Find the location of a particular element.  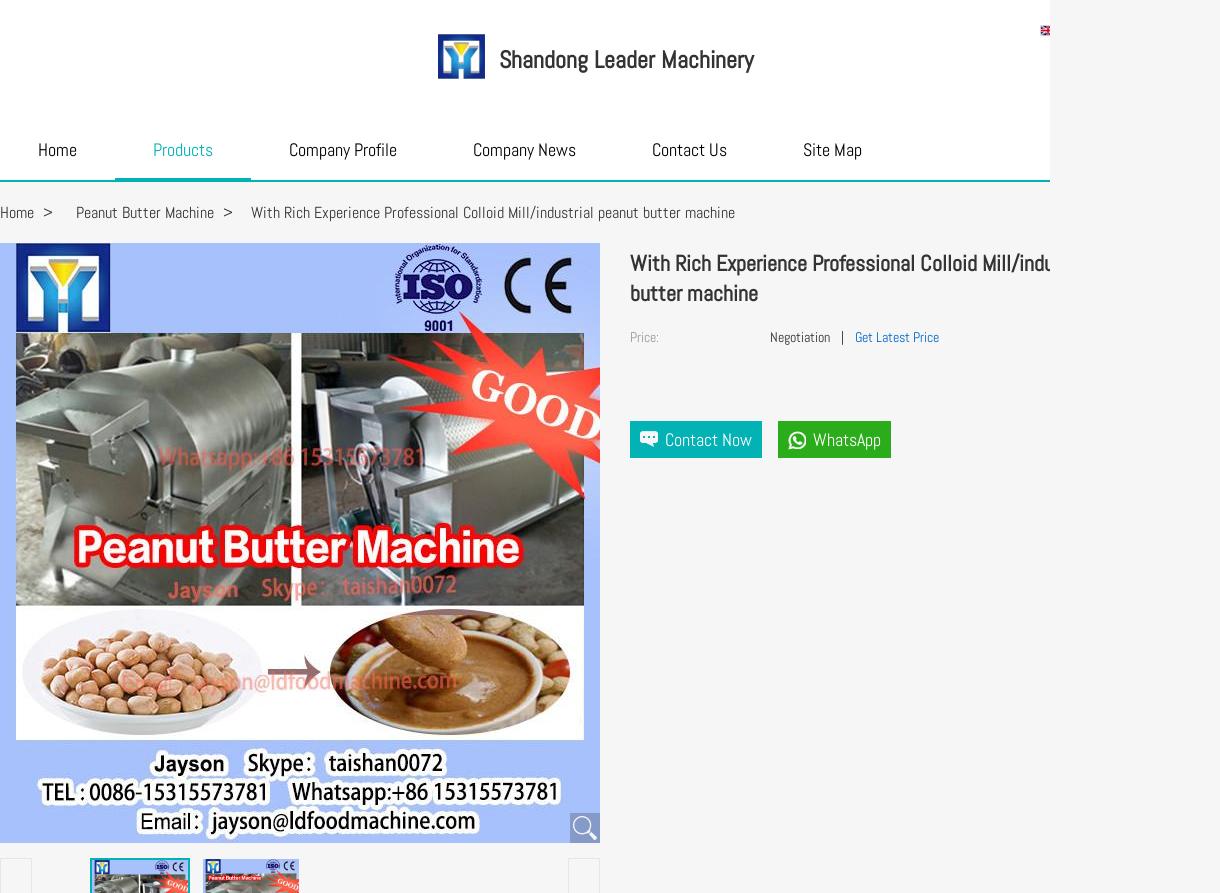

'Company News' is located at coordinates (524, 149).